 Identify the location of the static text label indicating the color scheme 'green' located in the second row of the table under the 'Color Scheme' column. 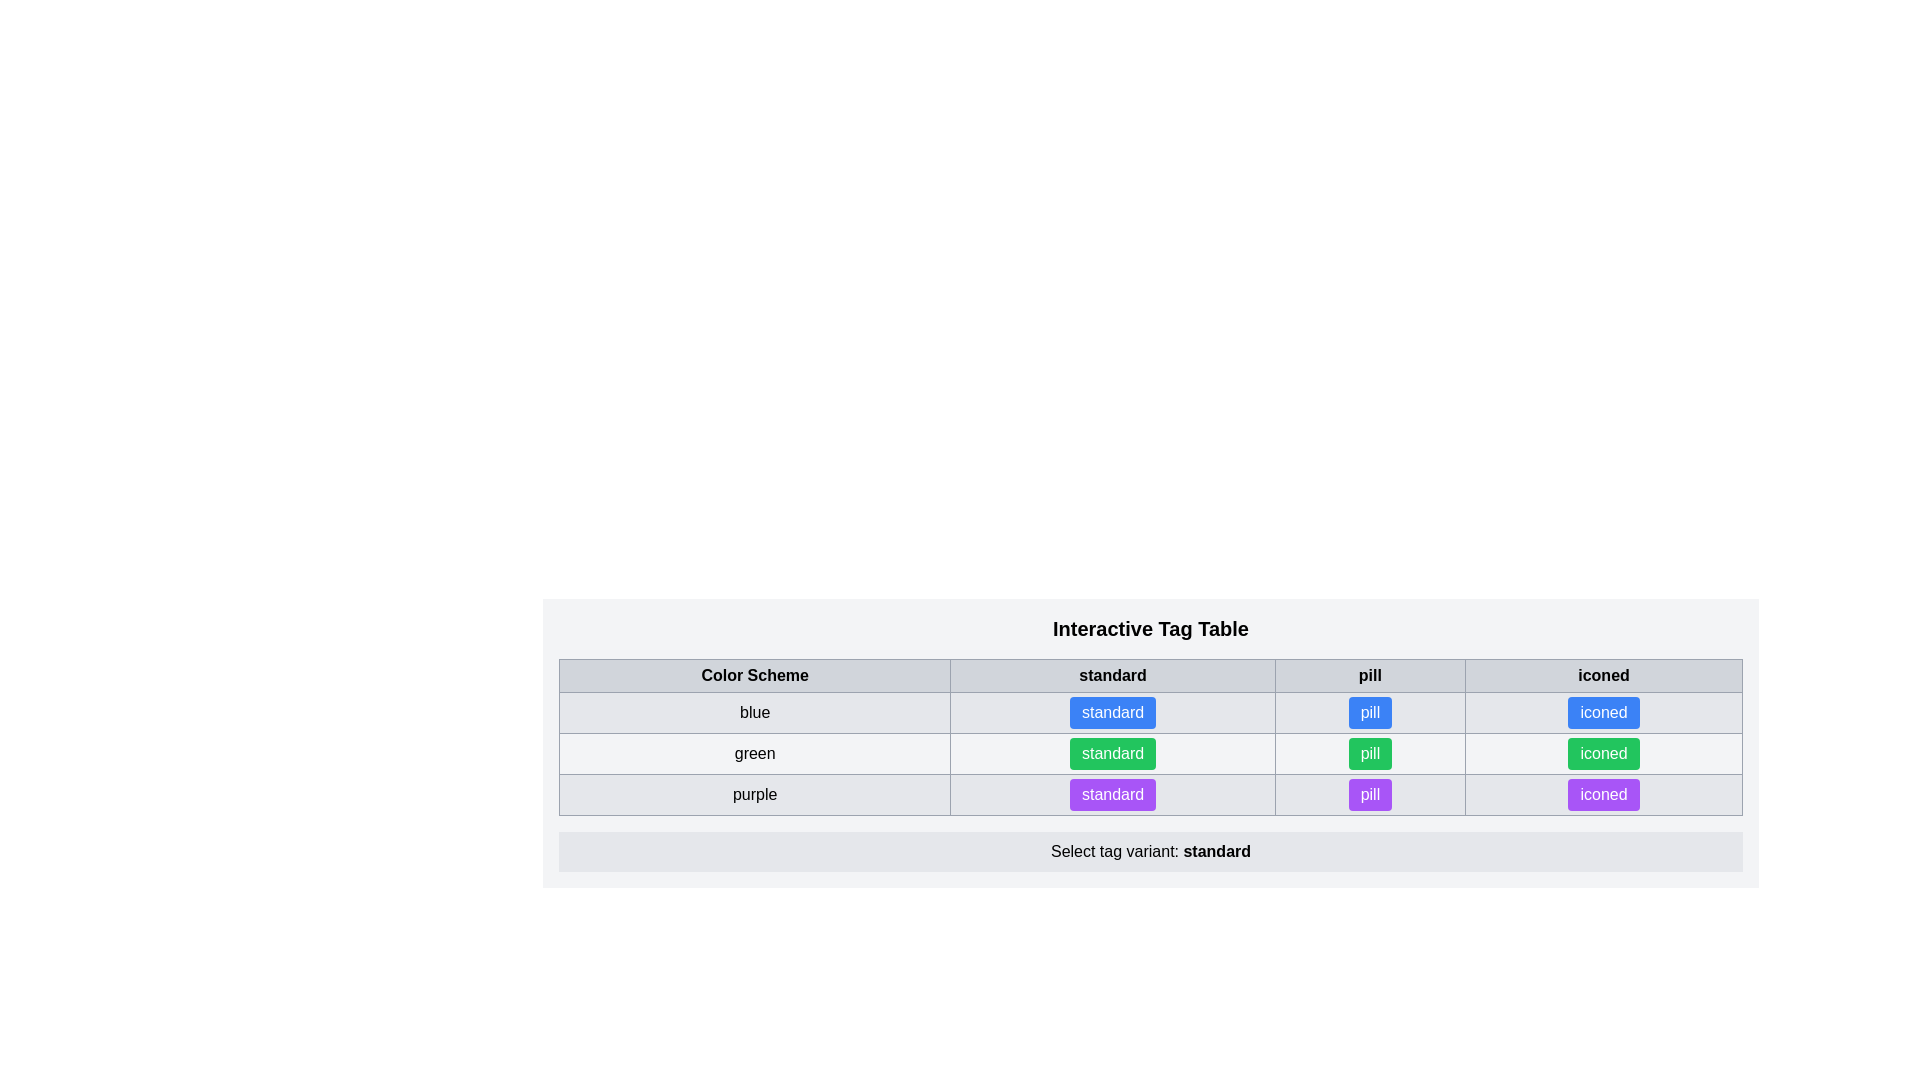
(754, 753).